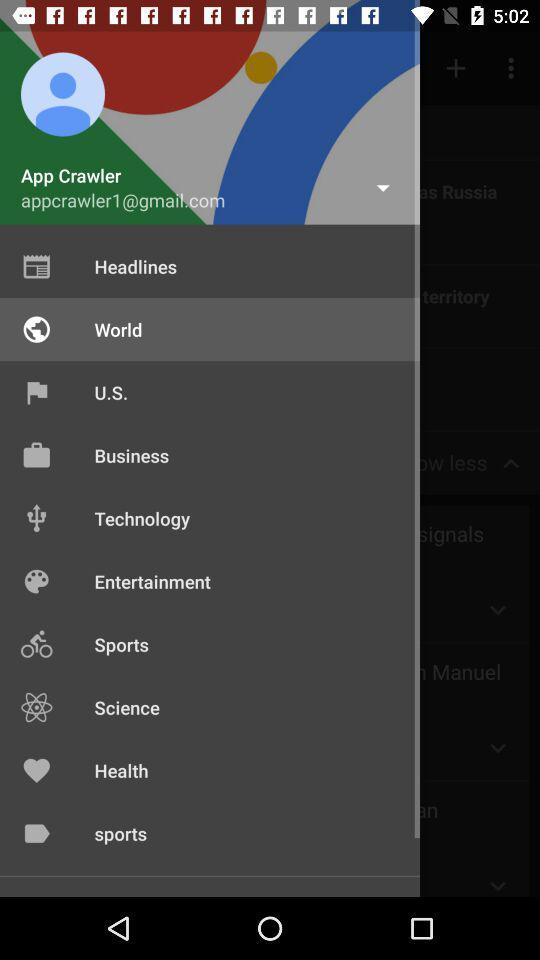  I want to click on the shop icon, so click(31, 463).